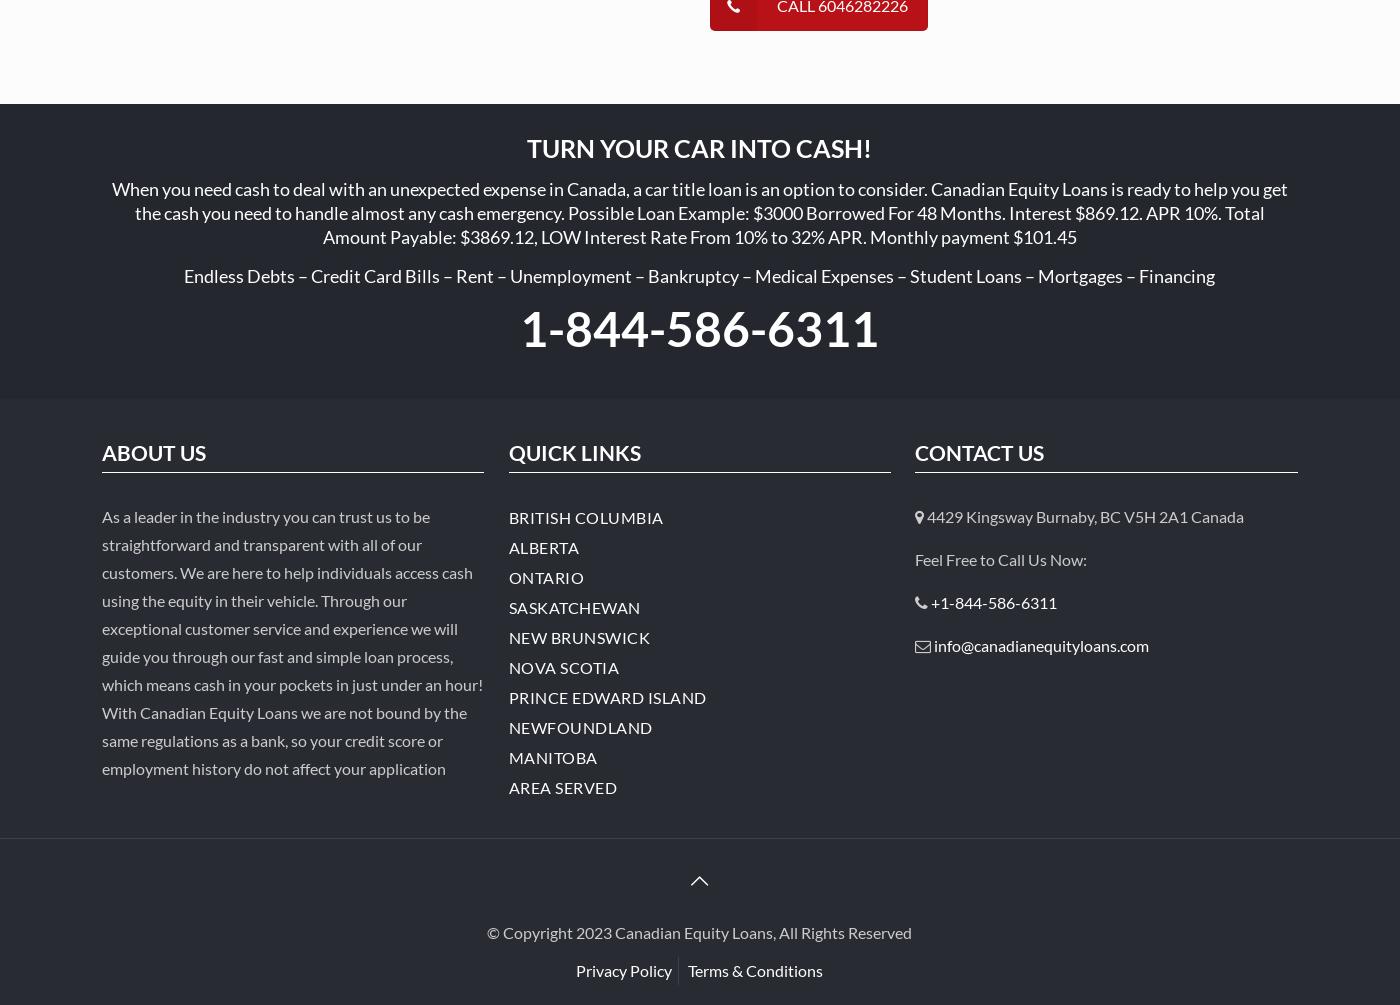  What do you see at coordinates (699, 275) in the screenshot?
I see `'Endless Debts – Credit Card Bills – Rent – Unemployment – Bankruptcy – Medical Expenses – Student Loans – Mortgages – Financing'` at bounding box center [699, 275].